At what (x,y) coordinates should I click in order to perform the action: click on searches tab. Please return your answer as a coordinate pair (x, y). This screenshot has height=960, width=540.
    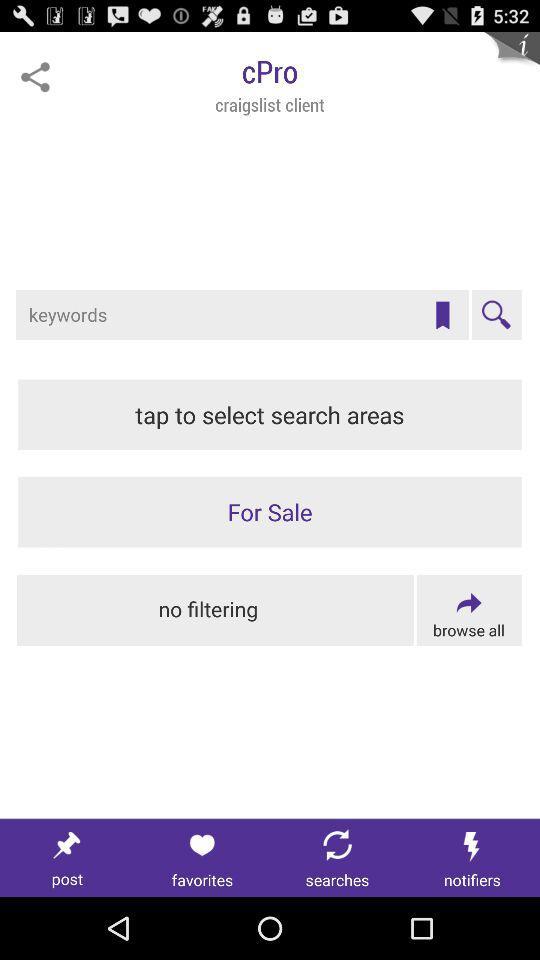
    Looking at the image, I should click on (337, 857).